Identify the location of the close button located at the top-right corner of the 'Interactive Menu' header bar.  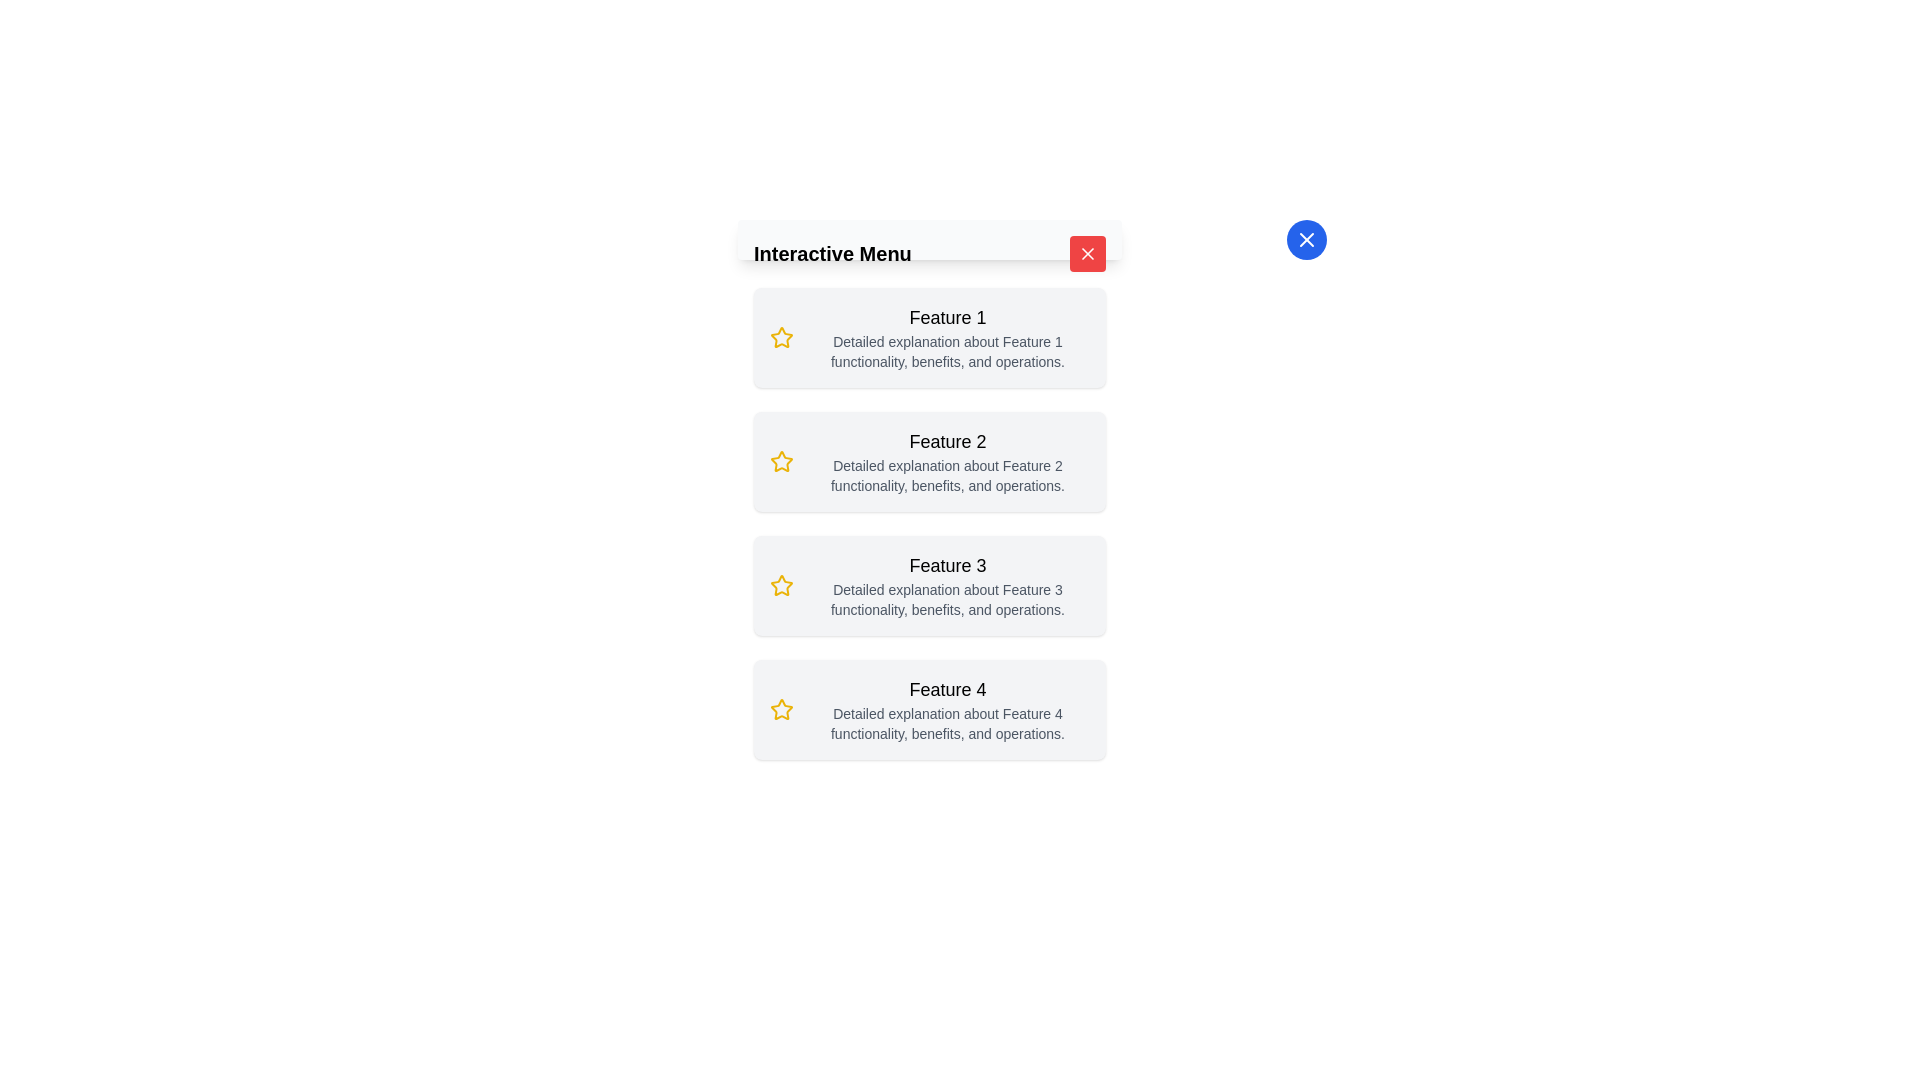
(1087, 253).